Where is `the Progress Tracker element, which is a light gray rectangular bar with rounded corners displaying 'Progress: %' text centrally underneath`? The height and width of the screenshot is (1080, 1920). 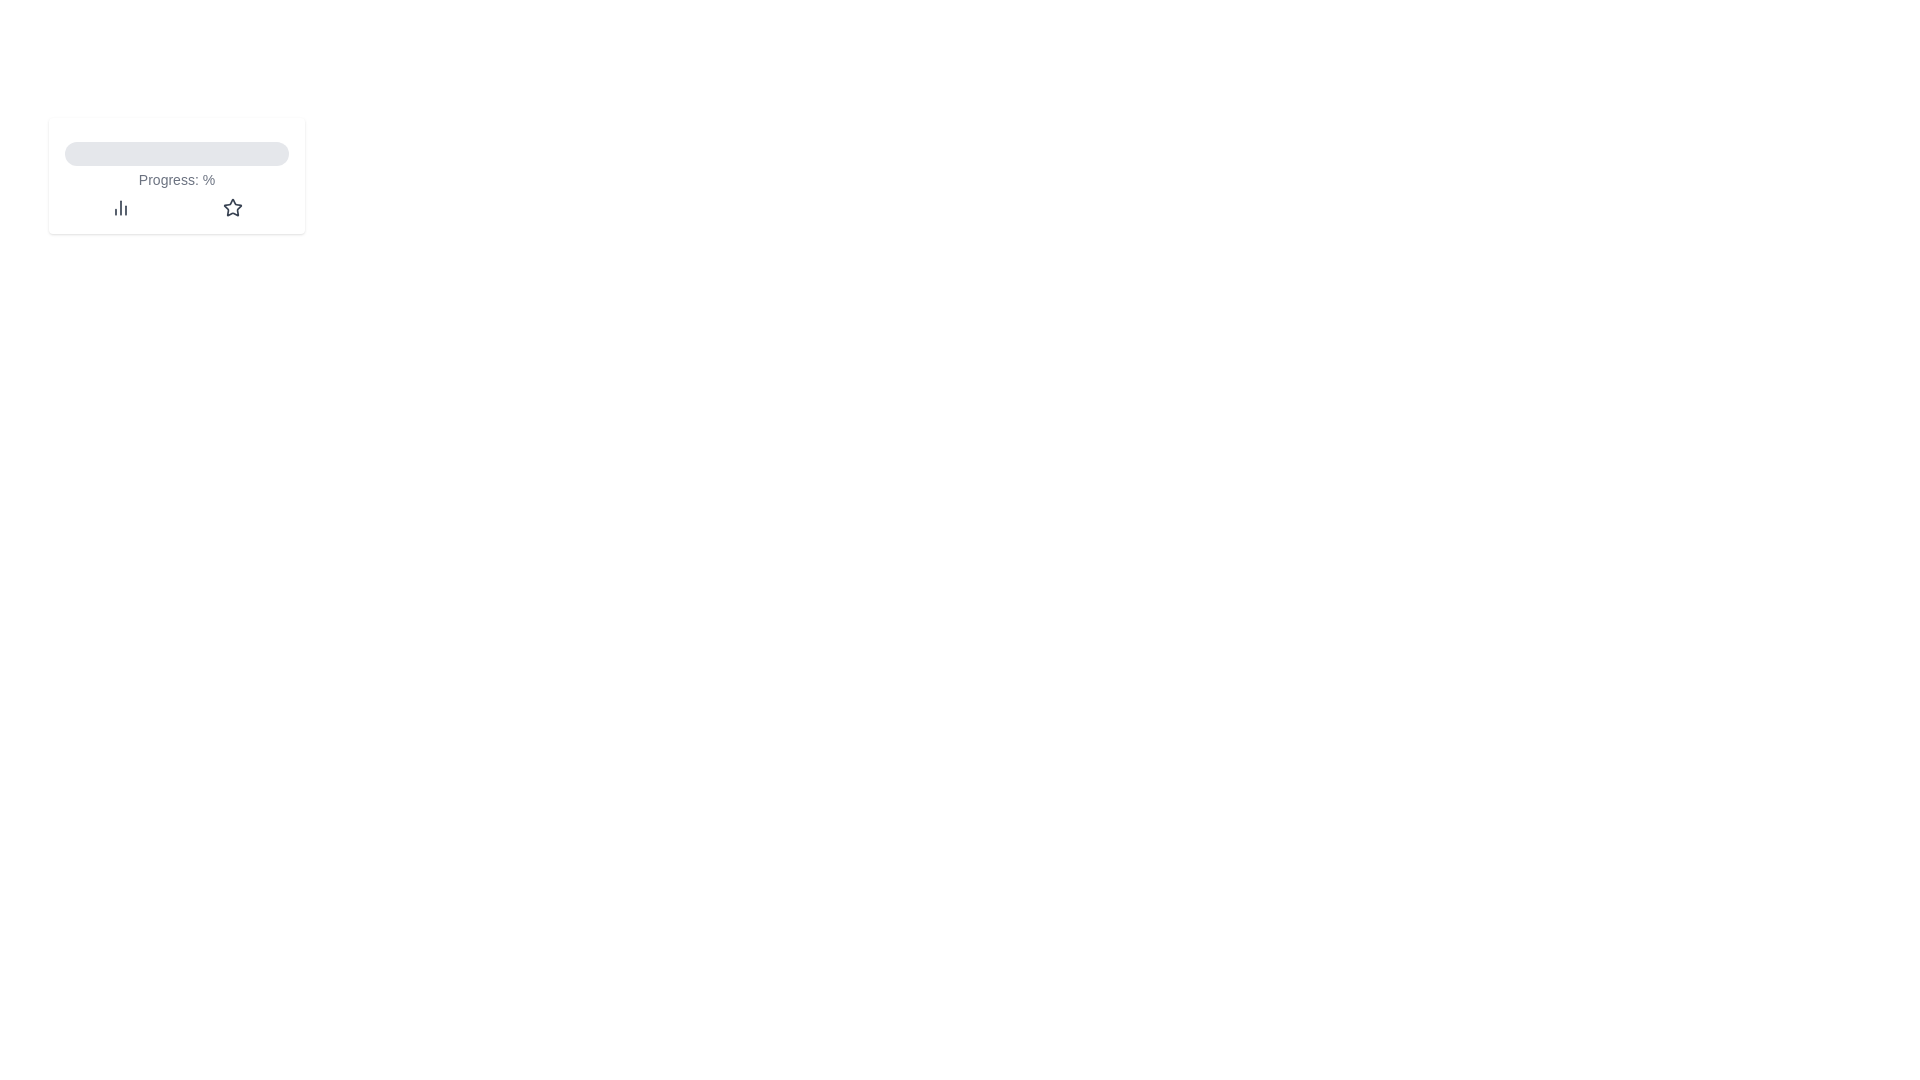 the Progress Tracker element, which is a light gray rectangular bar with rounded corners displaying 'Progress: %' text centrally underneath is located at coordinates (177, 175).